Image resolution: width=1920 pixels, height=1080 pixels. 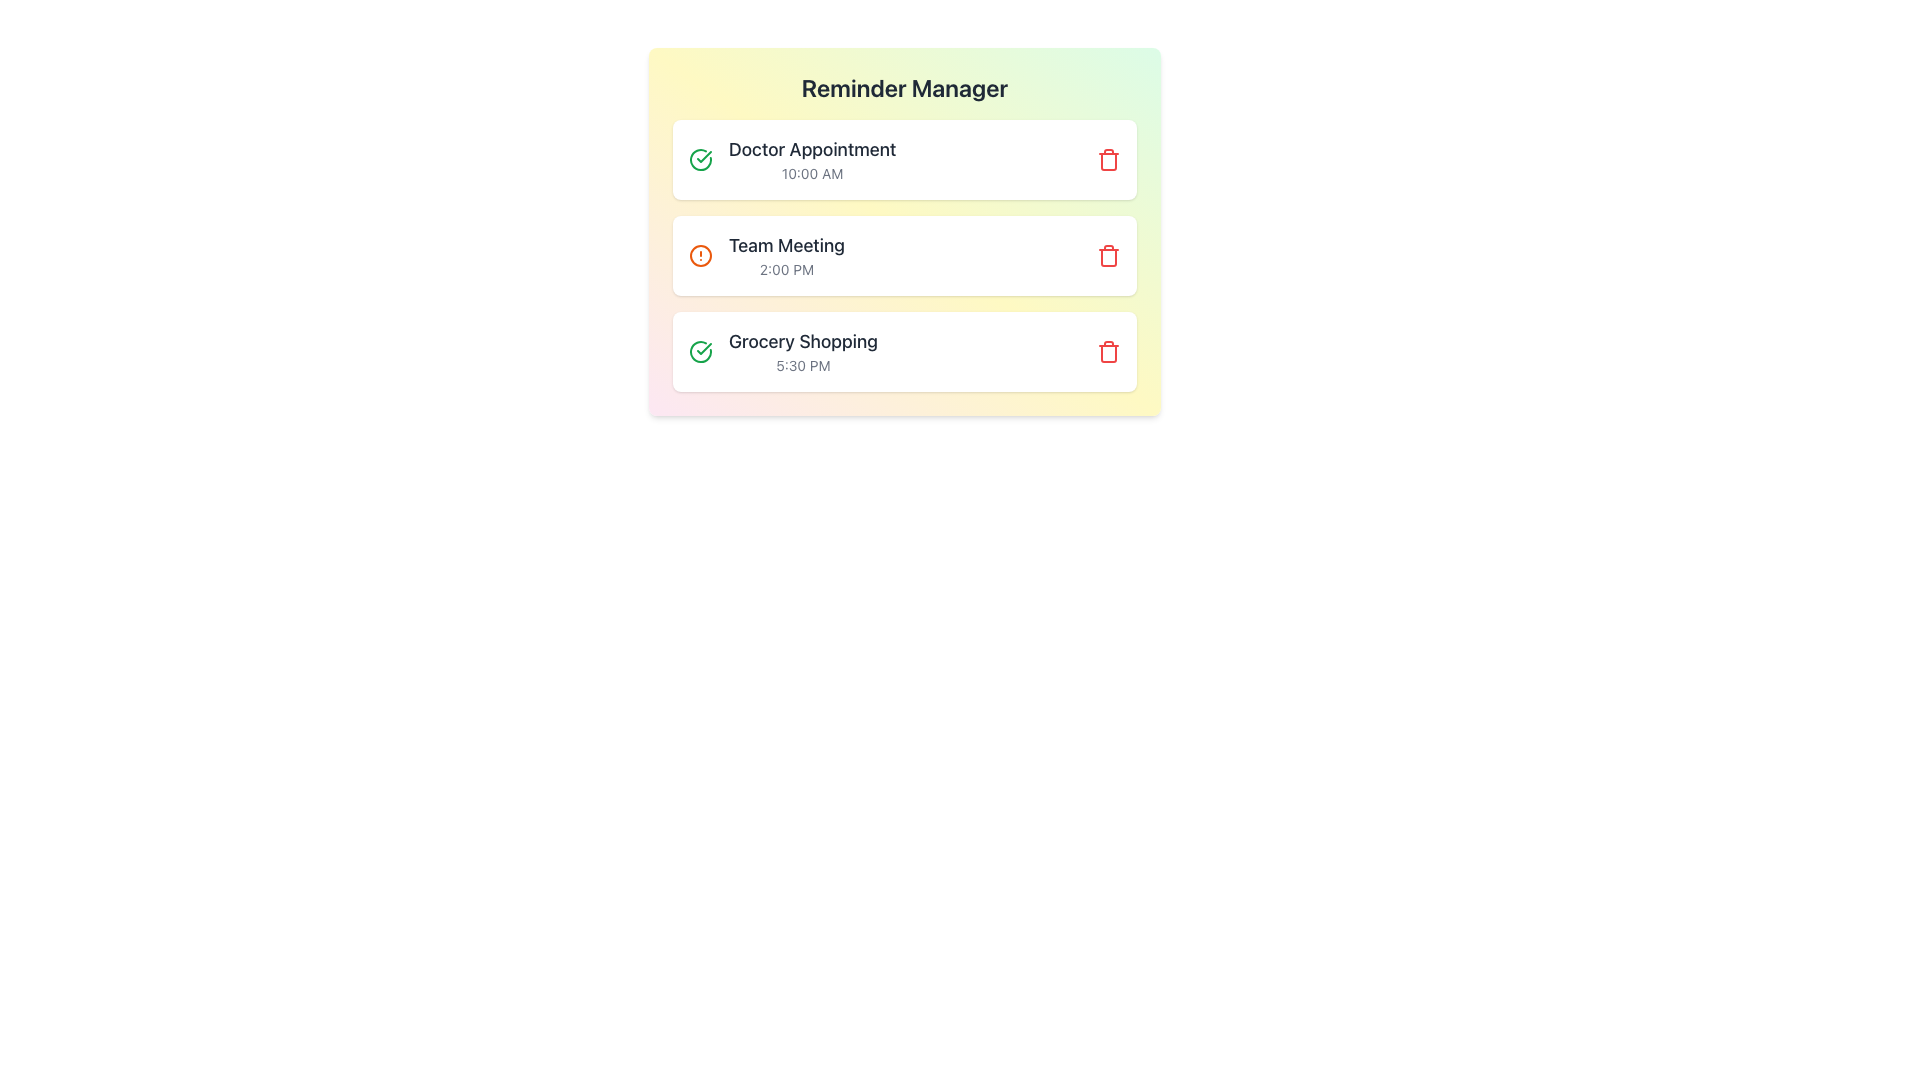 What do you see at coordinates (904, 230) in the screenshot?
I see `within the Card UI component that serves as an organizer or reminder manager to interact with its scheduled tasks` at bounding box center [904, 230].